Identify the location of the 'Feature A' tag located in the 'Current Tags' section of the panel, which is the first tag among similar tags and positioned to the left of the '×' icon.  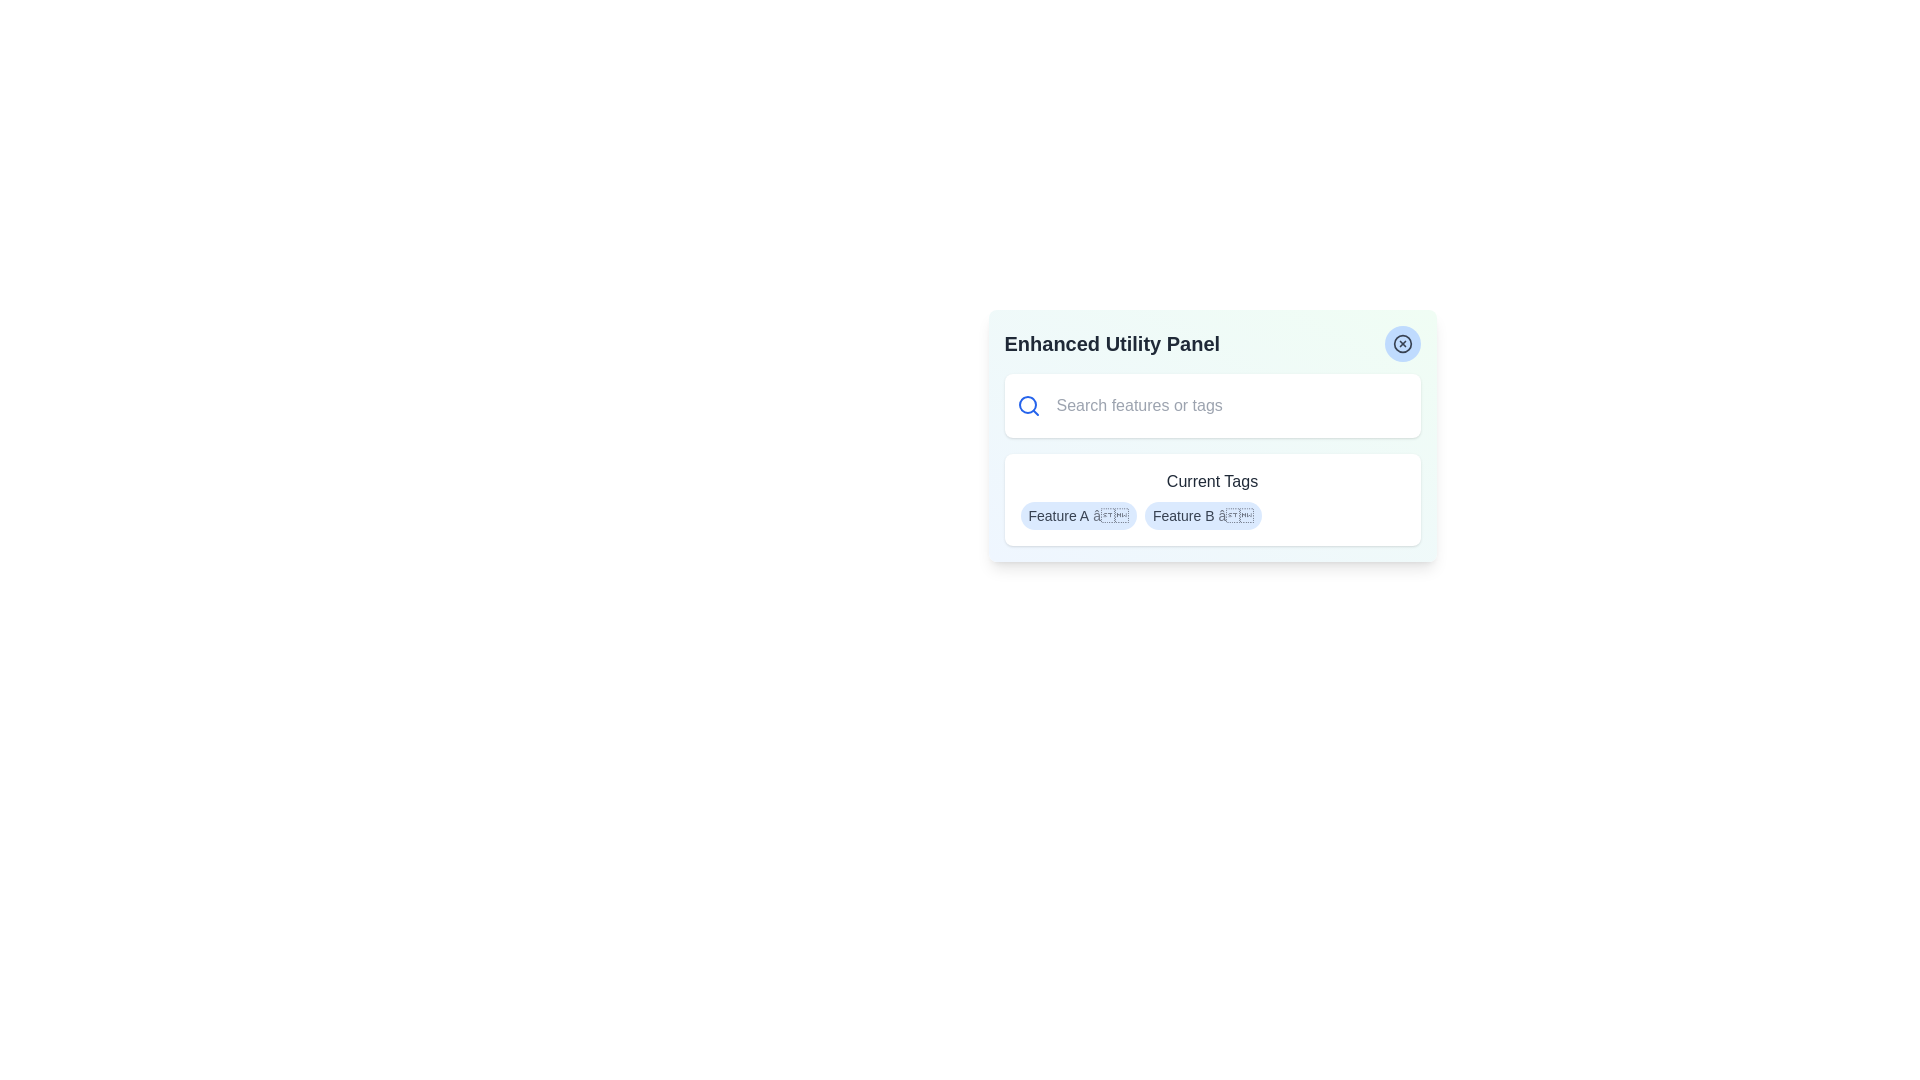
(1057, 515).